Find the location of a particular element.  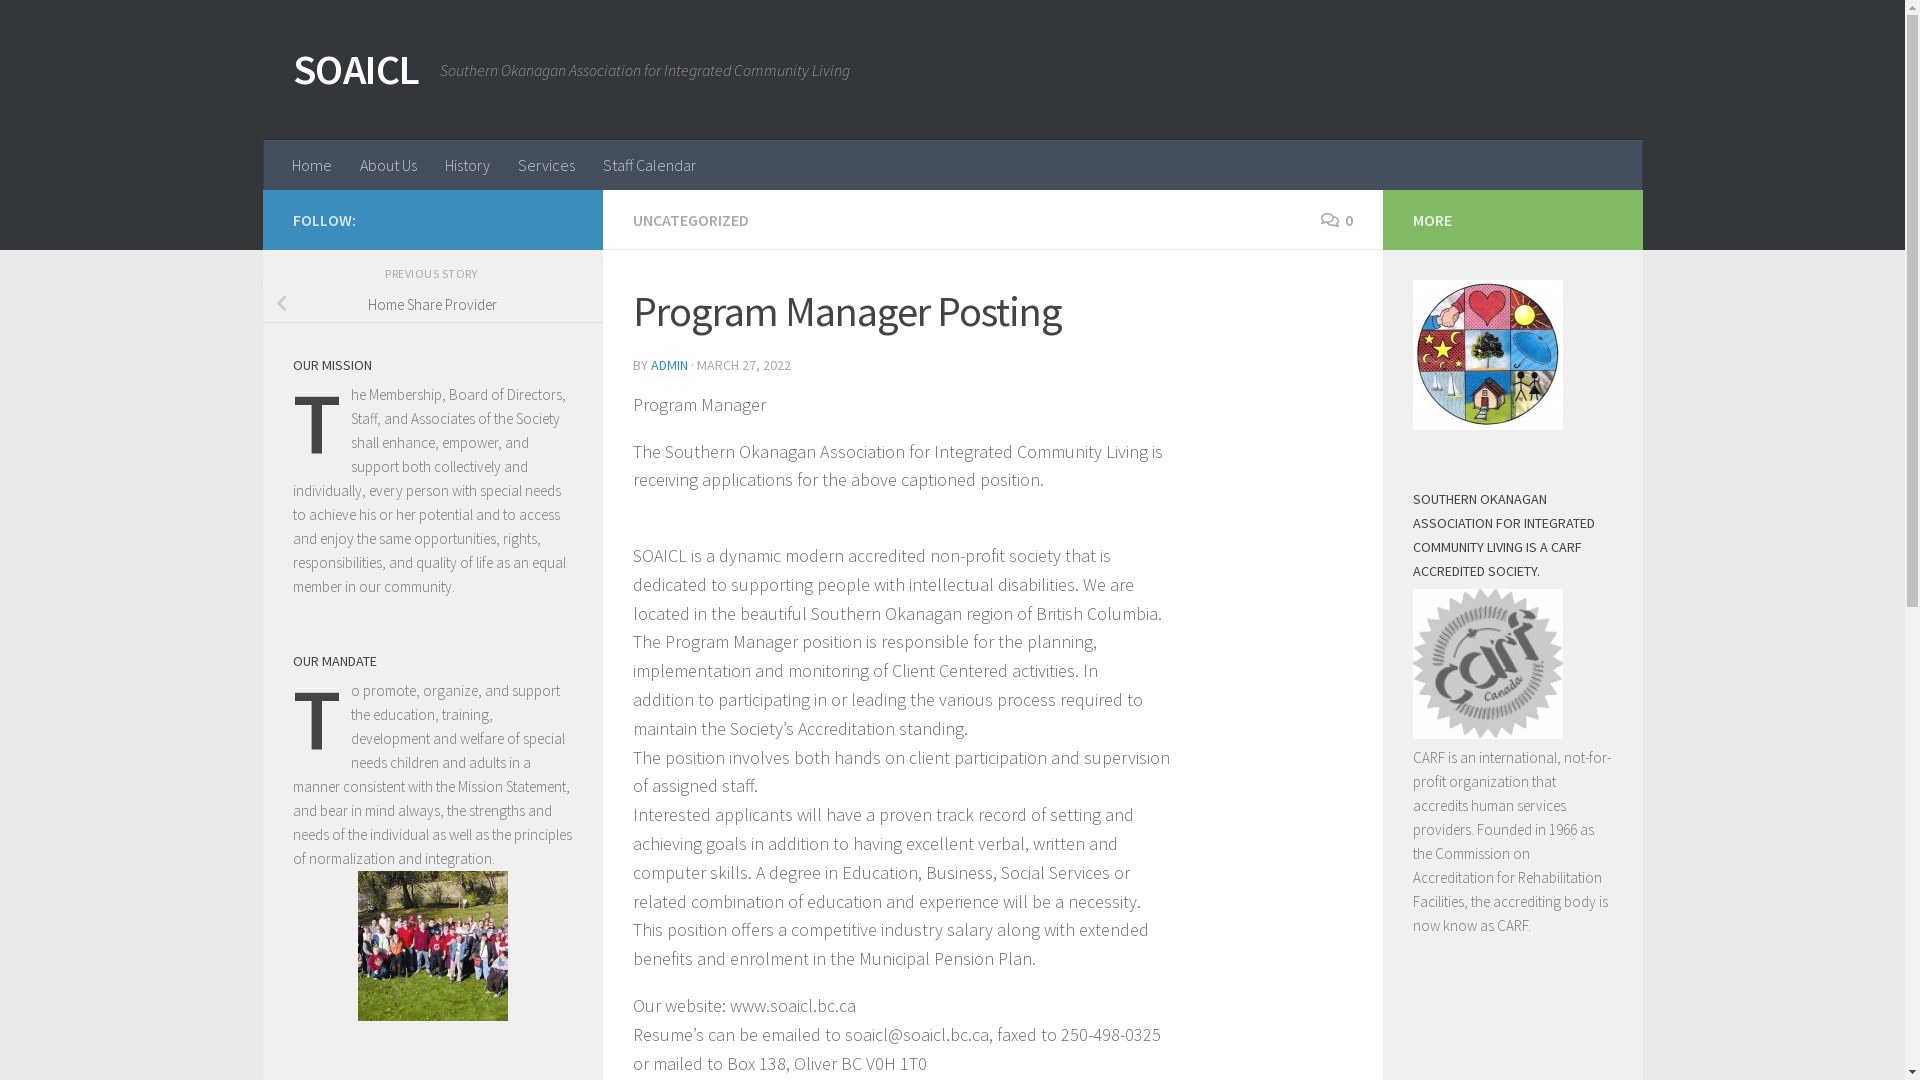

'ADMIN' is located at coordinates (668, 365).